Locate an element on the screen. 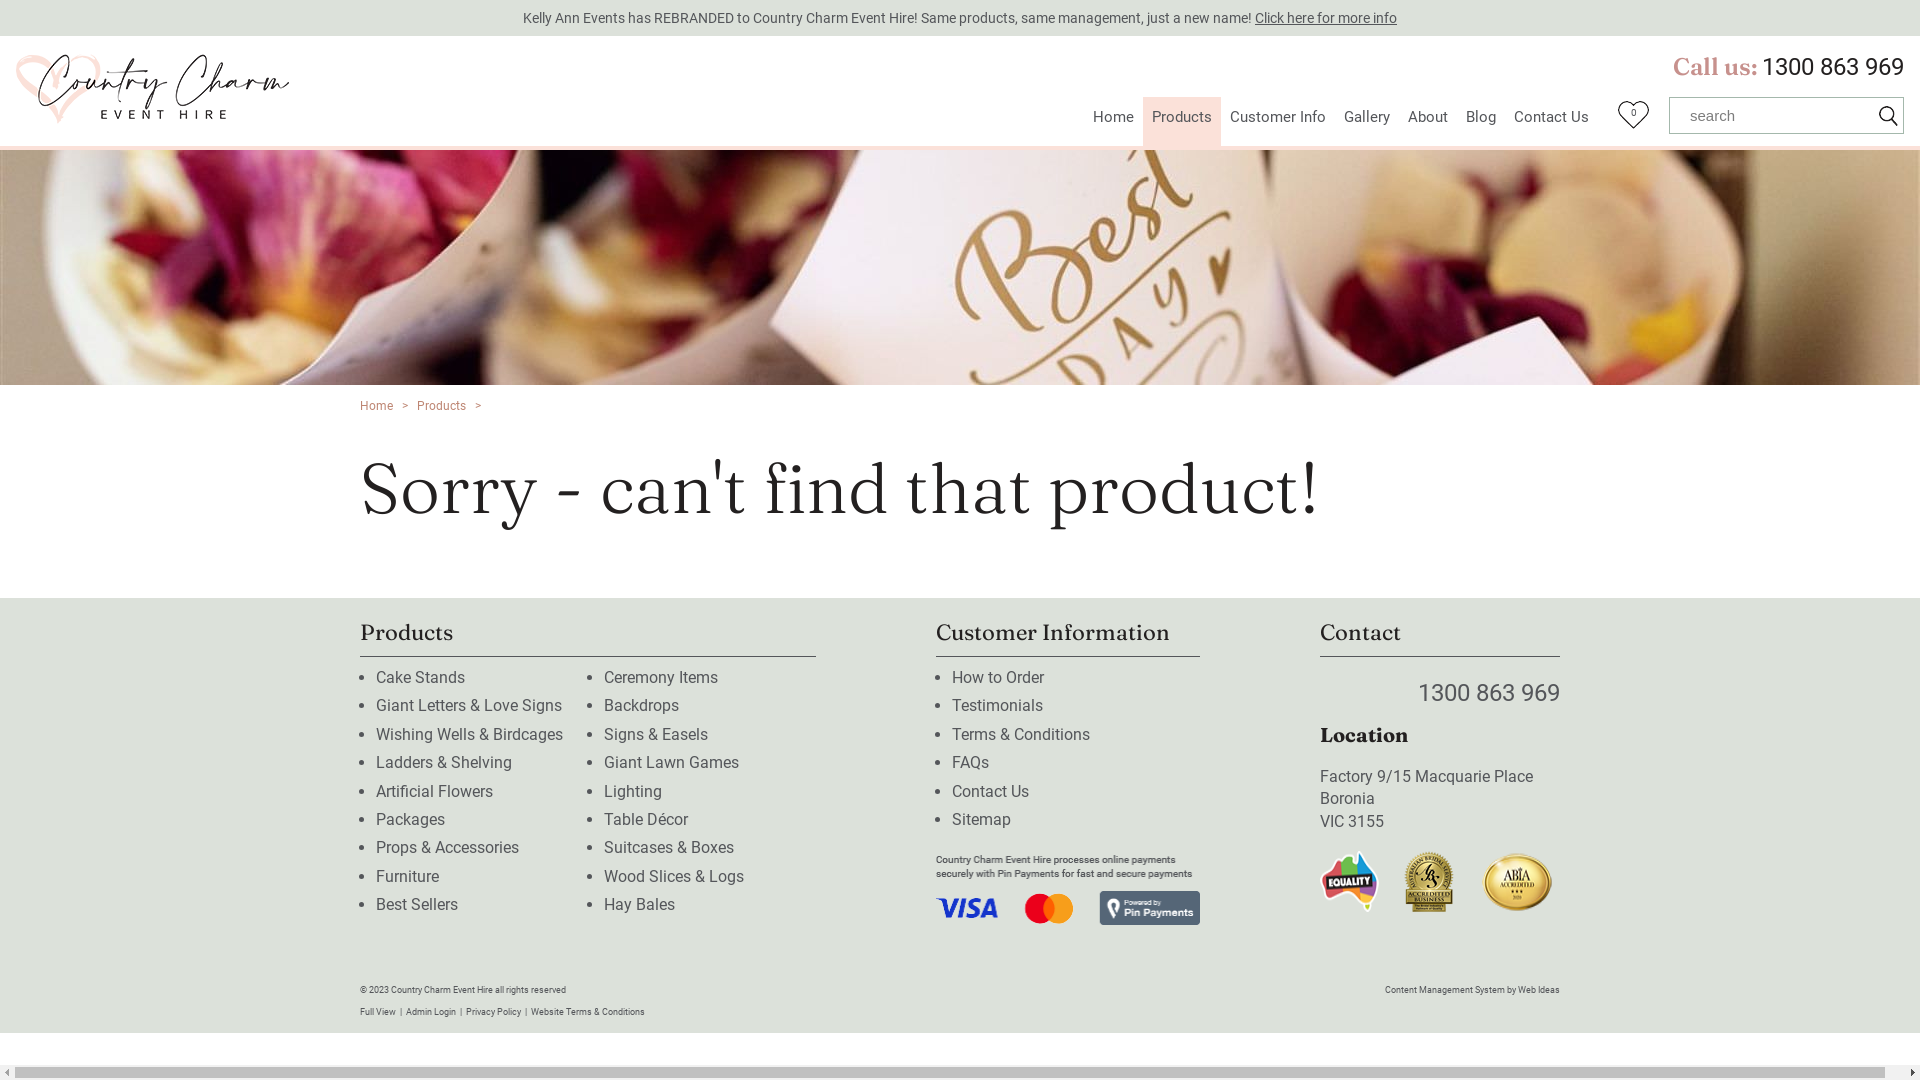  'Wood Slices & Logs' is located at coordinates (673, 875).